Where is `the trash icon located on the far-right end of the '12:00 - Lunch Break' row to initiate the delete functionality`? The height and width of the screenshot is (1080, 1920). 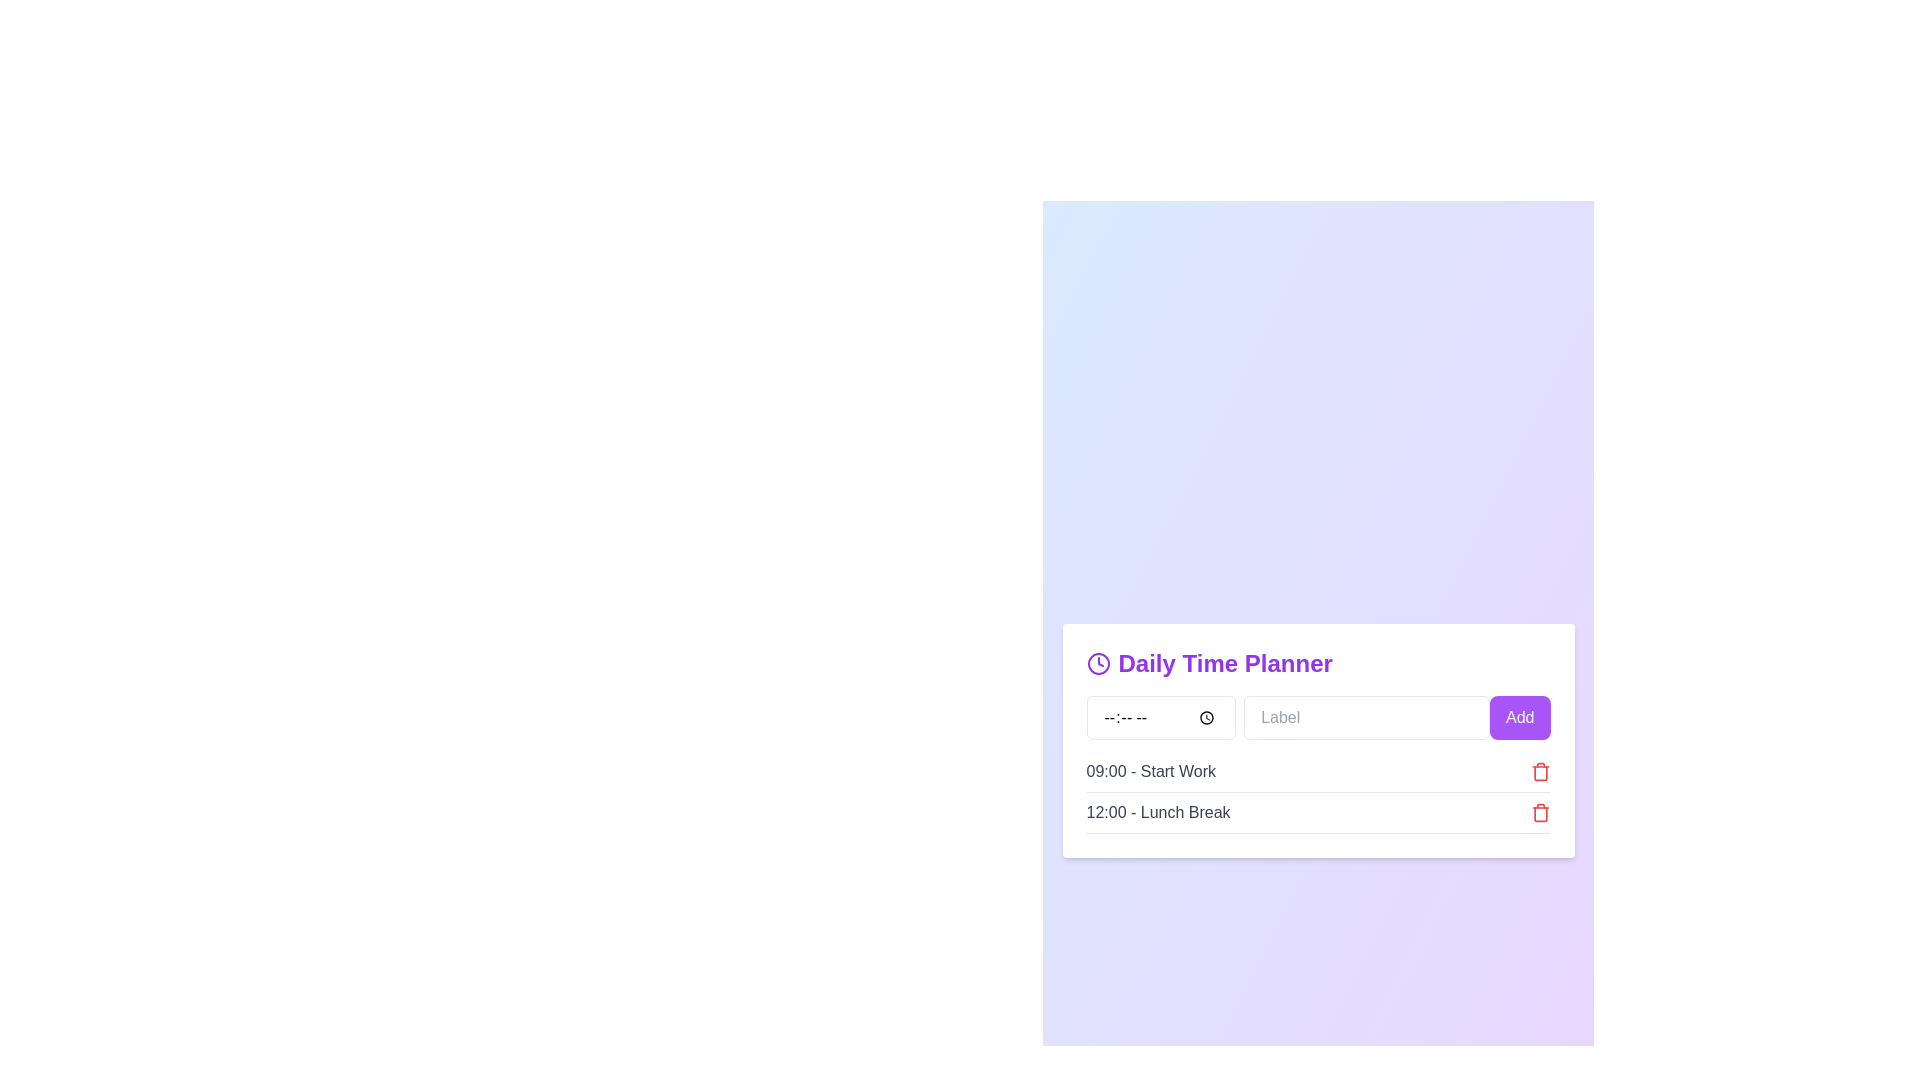
the trash icon located on the far-right end of the '12:00 - Lunch Break' row to initiate the delete functionality is located at coordinates (1539, 814).